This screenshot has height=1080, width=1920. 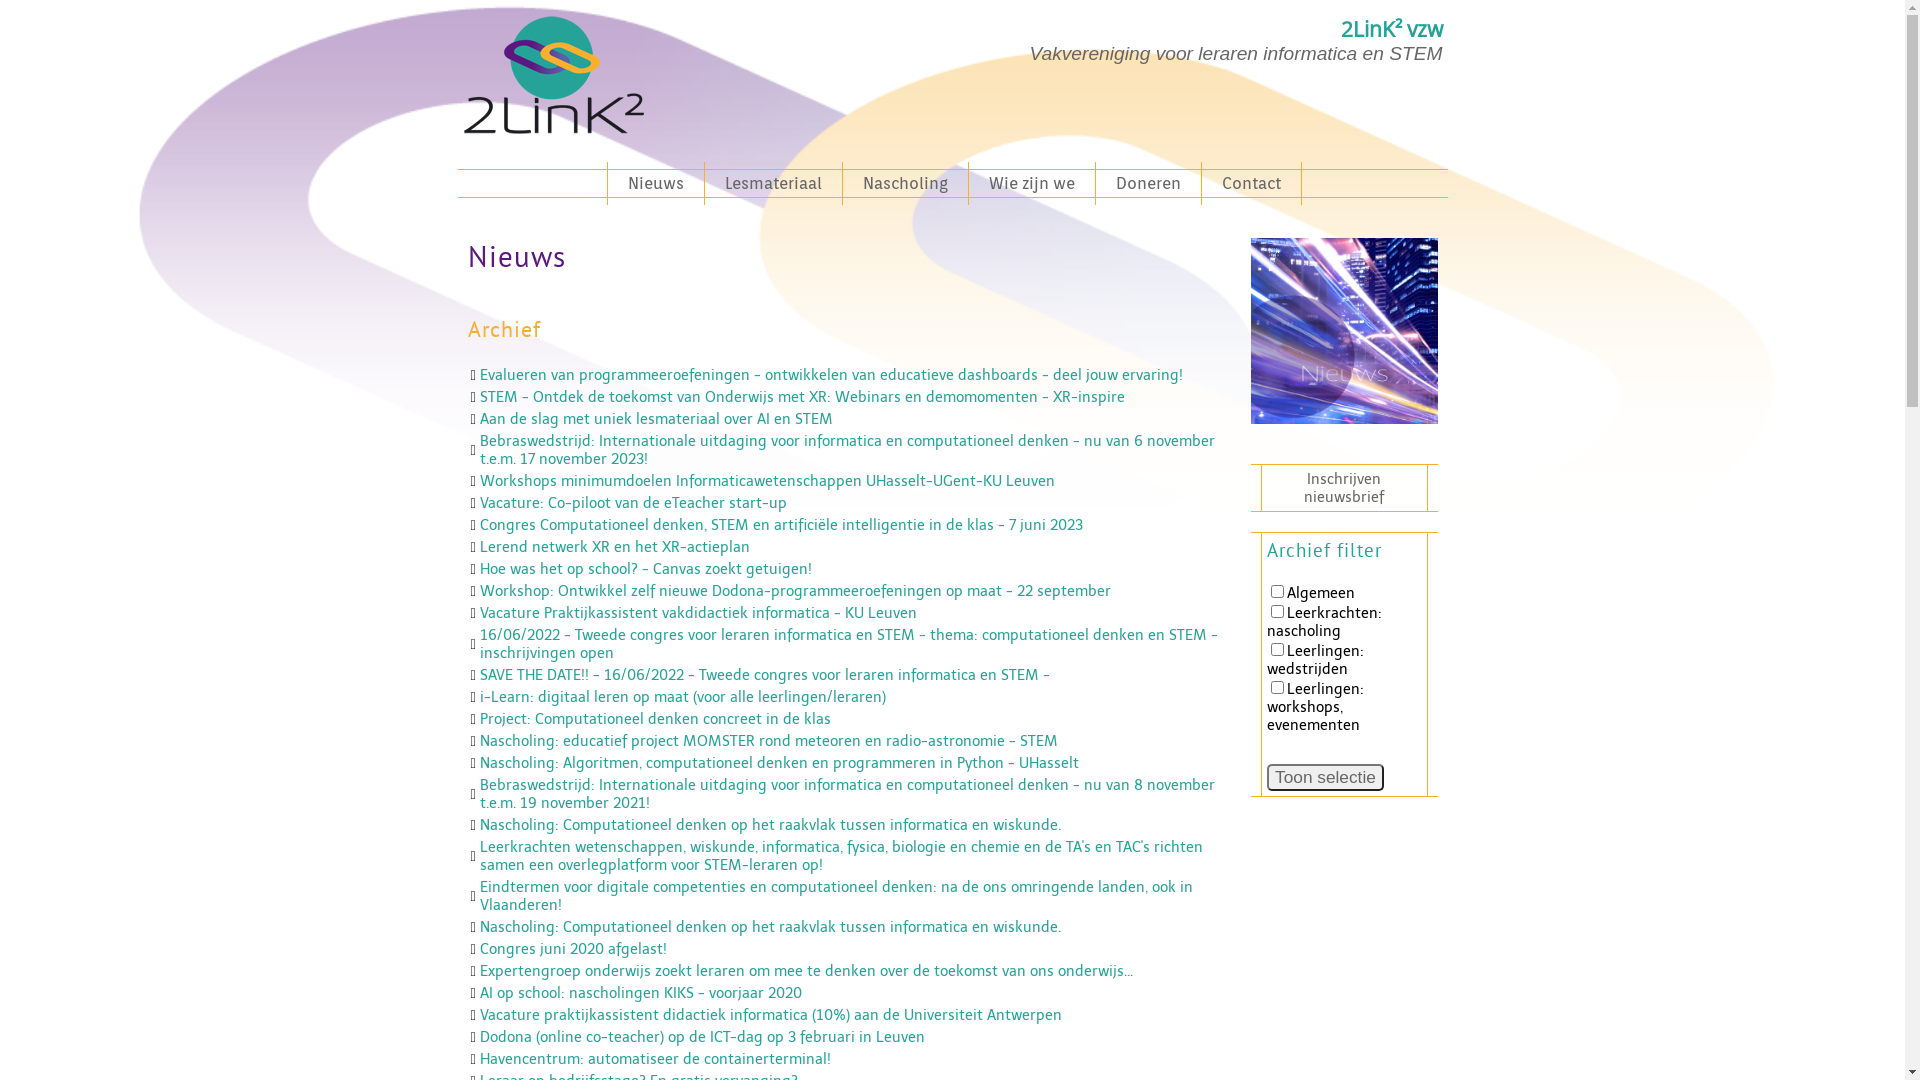 I want to click on 'Havencentrum: automatiseer de containerterminal!', so click(x=655, y=1058).